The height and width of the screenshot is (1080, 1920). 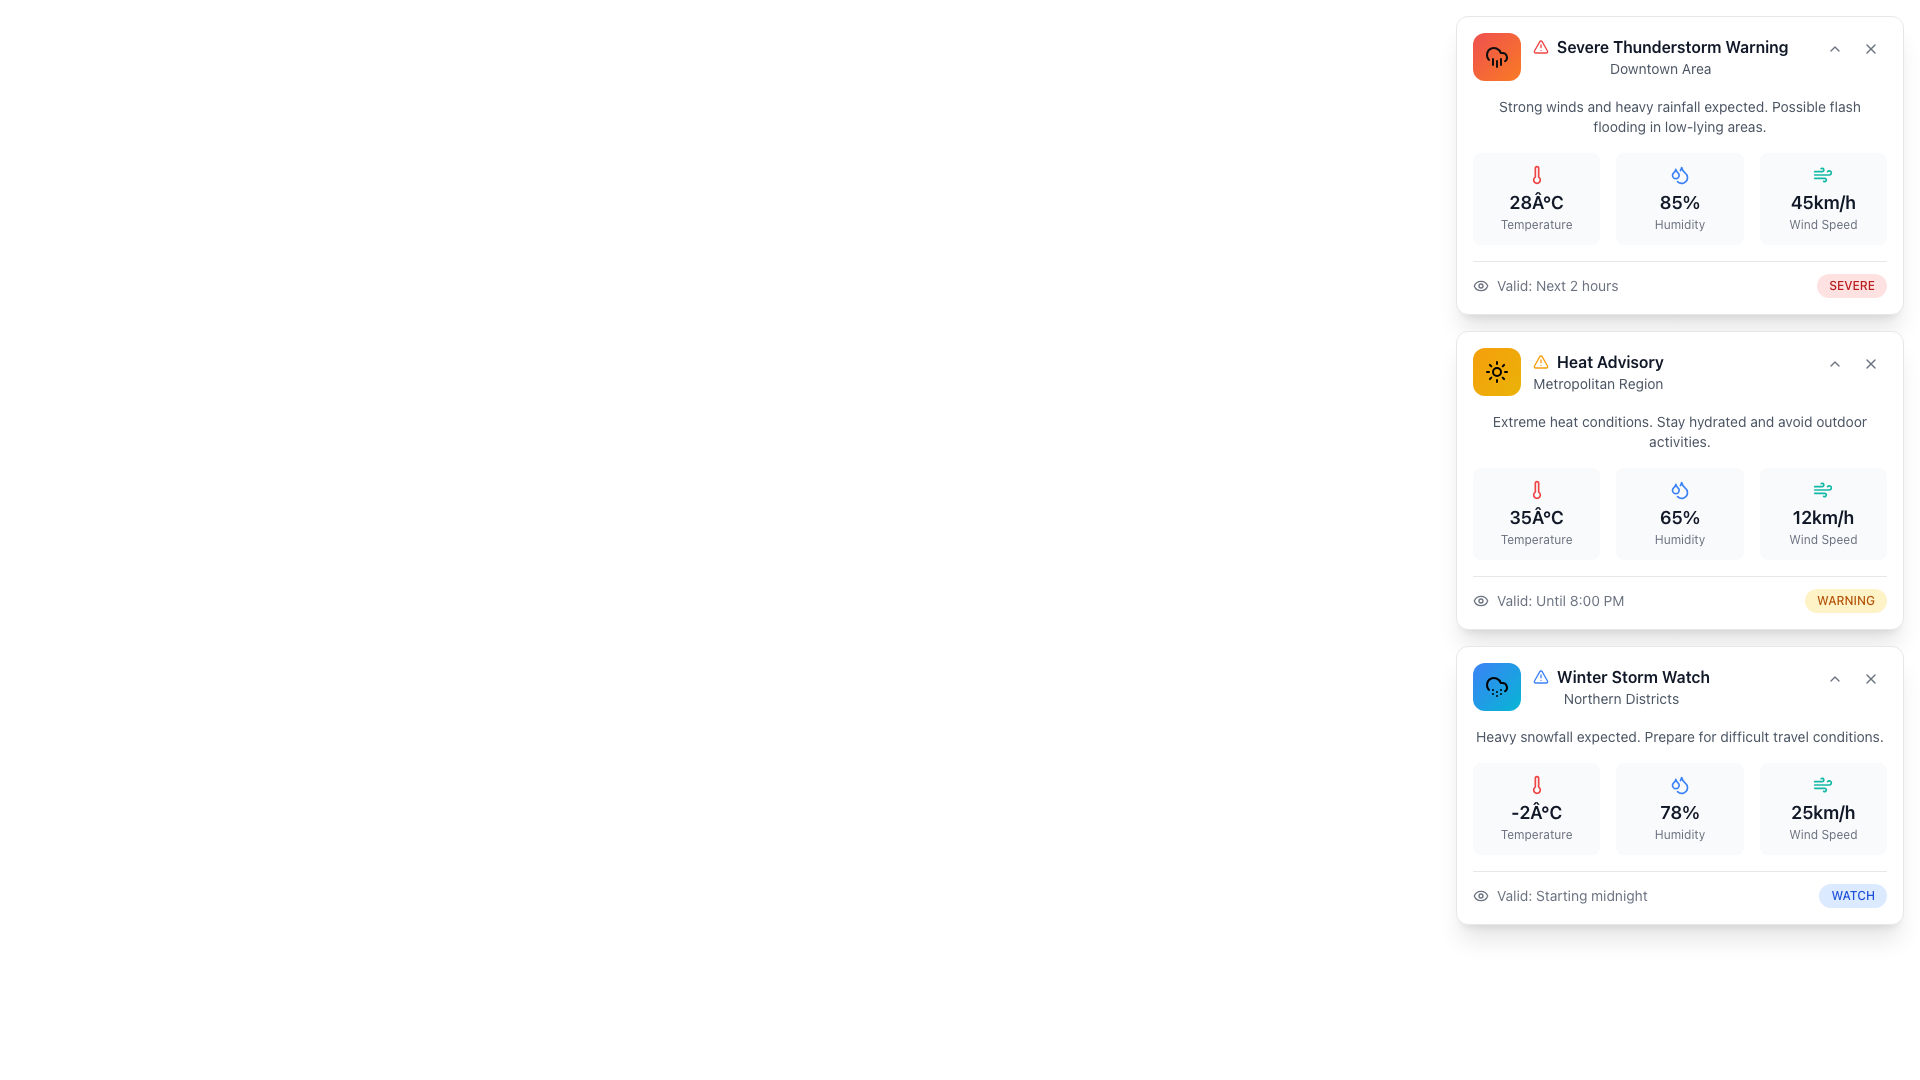 I want to click on the text label displaying '25km/h' in a bold, large font, located at the bottom-right corner of the card layout, below the wind icon and to the left of the label 'Wind Speed', so click(x=1823, y=813).